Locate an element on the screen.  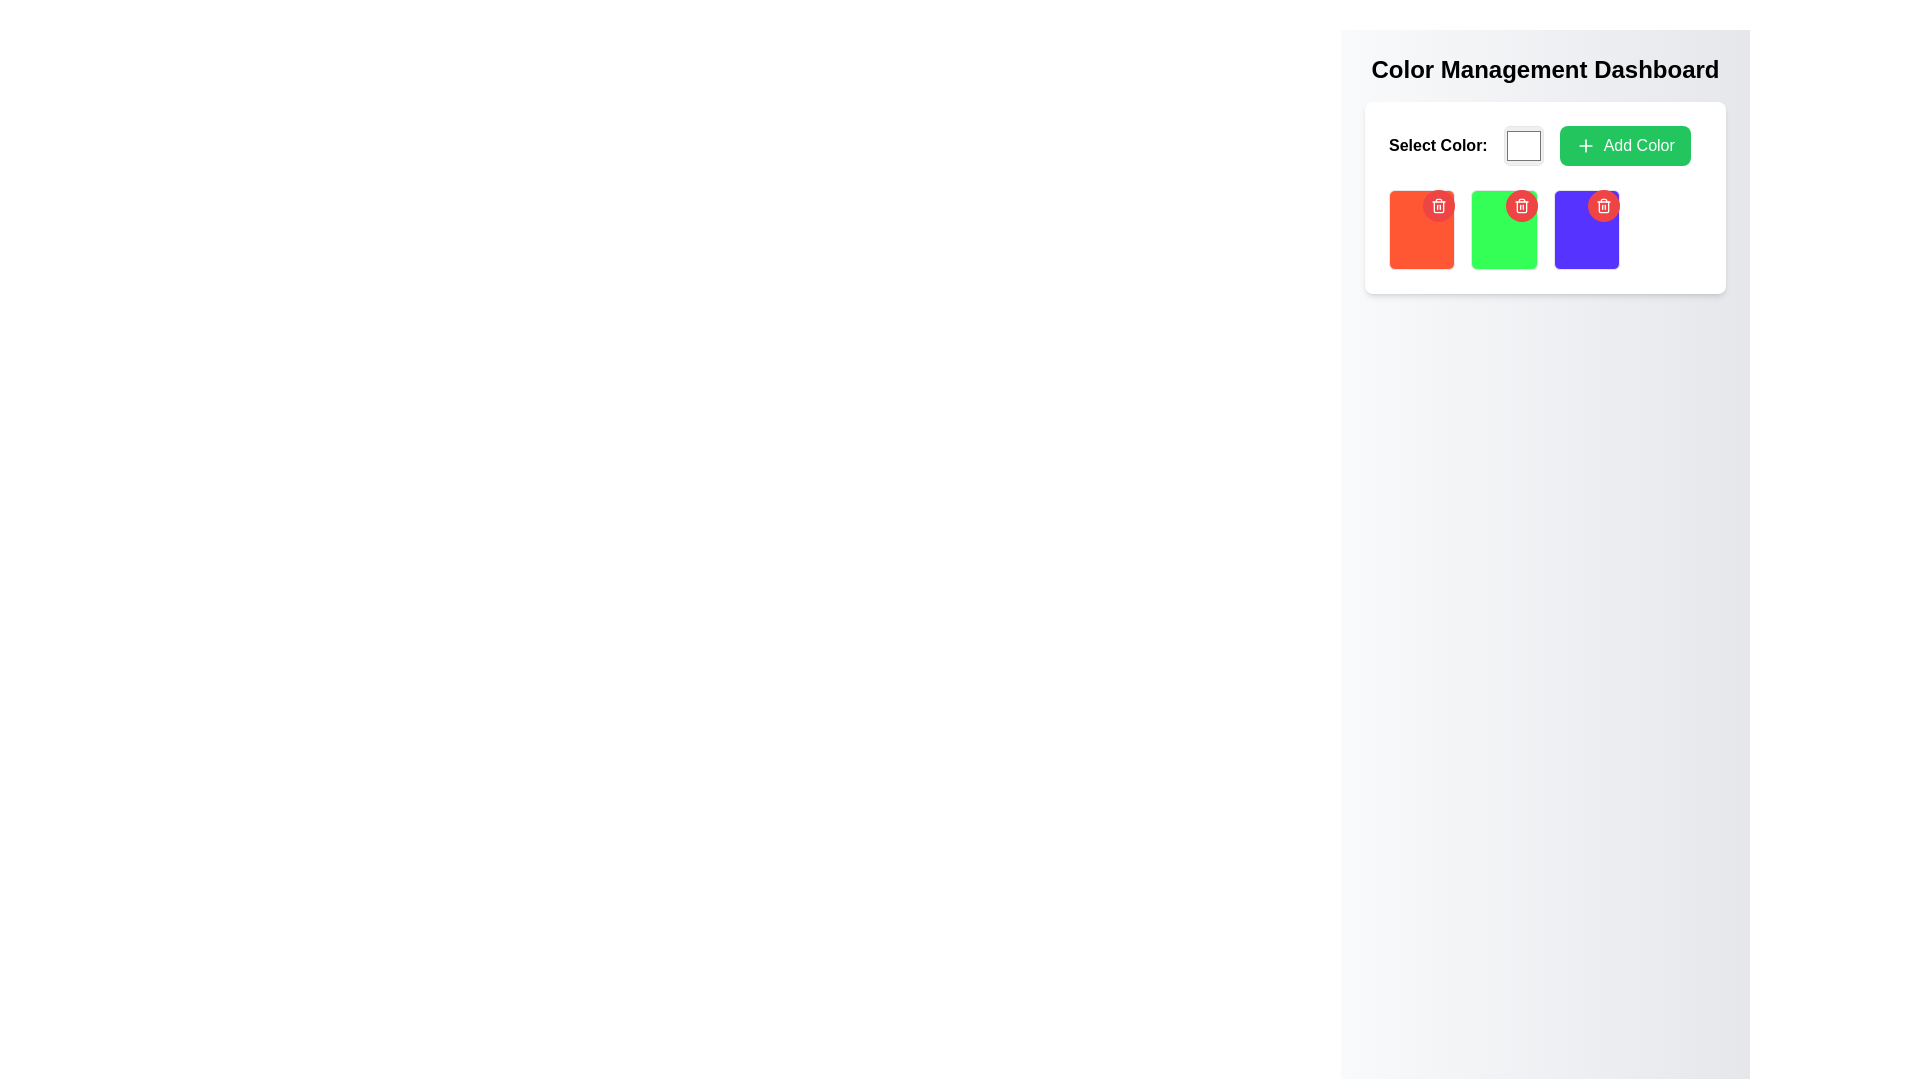
the second color card with a green background in the 'Color Management Dashboard' is located at coordinates (1544, 197).